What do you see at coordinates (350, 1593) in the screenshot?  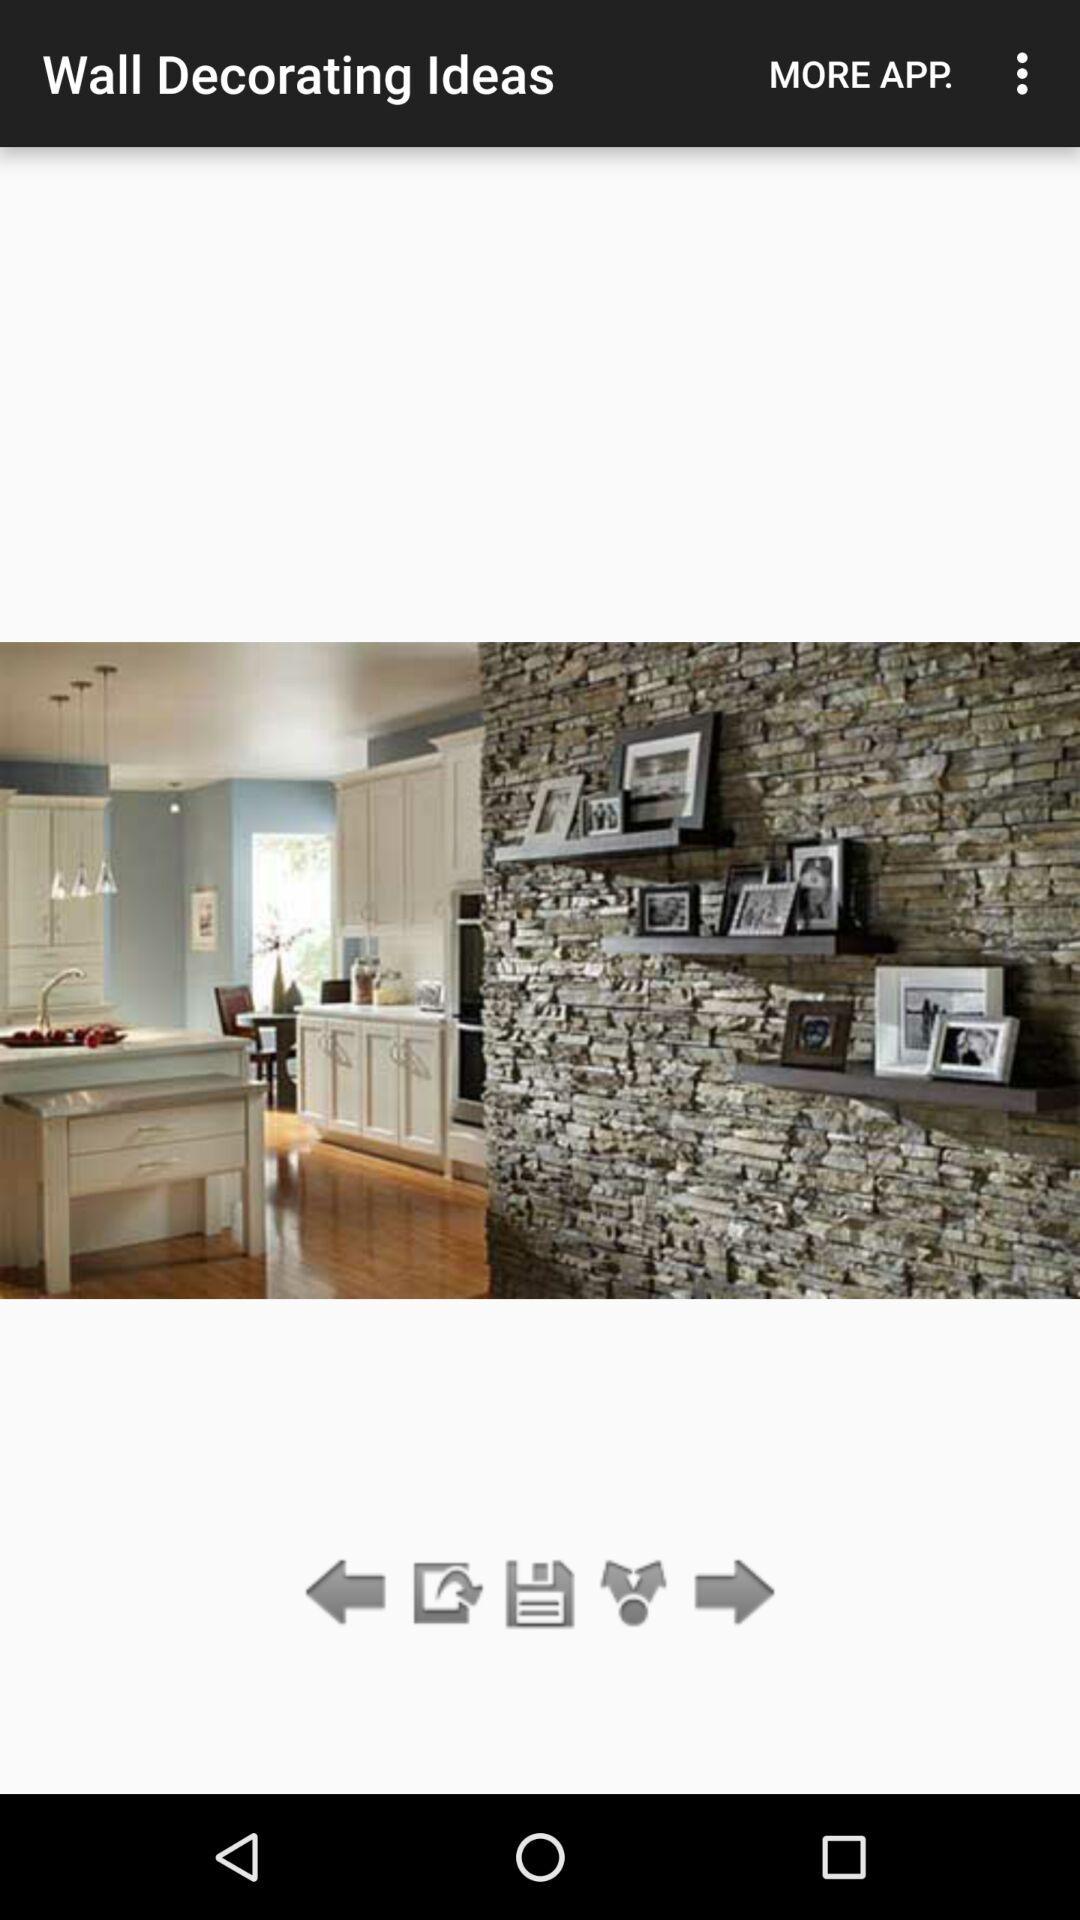 I see `the arrow_backward icon` at bounding box center [350, 1593].